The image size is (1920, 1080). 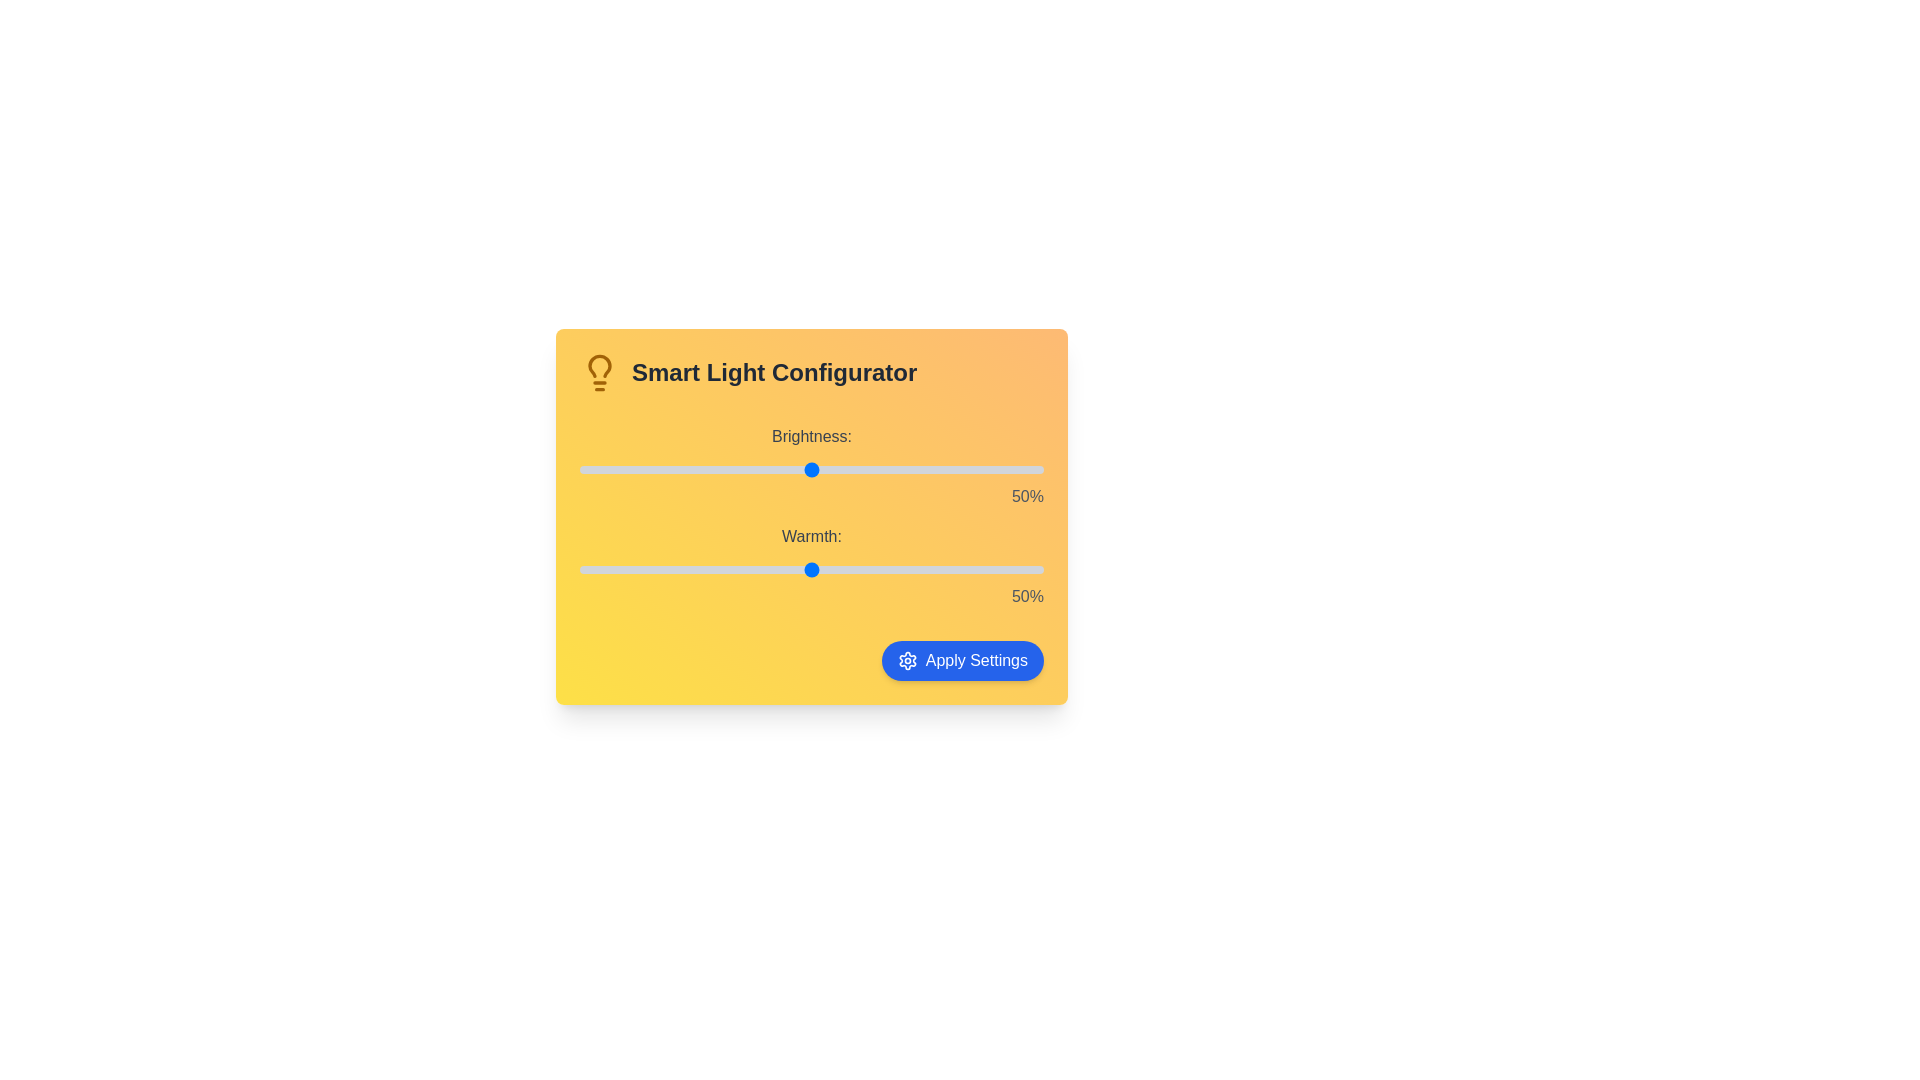 I want to click on the Text Heading labeled 'Smart Light Configurator' located to the right of the lightbulb icon in the top portion of the light orange card interface, so click(x=773, y=373).